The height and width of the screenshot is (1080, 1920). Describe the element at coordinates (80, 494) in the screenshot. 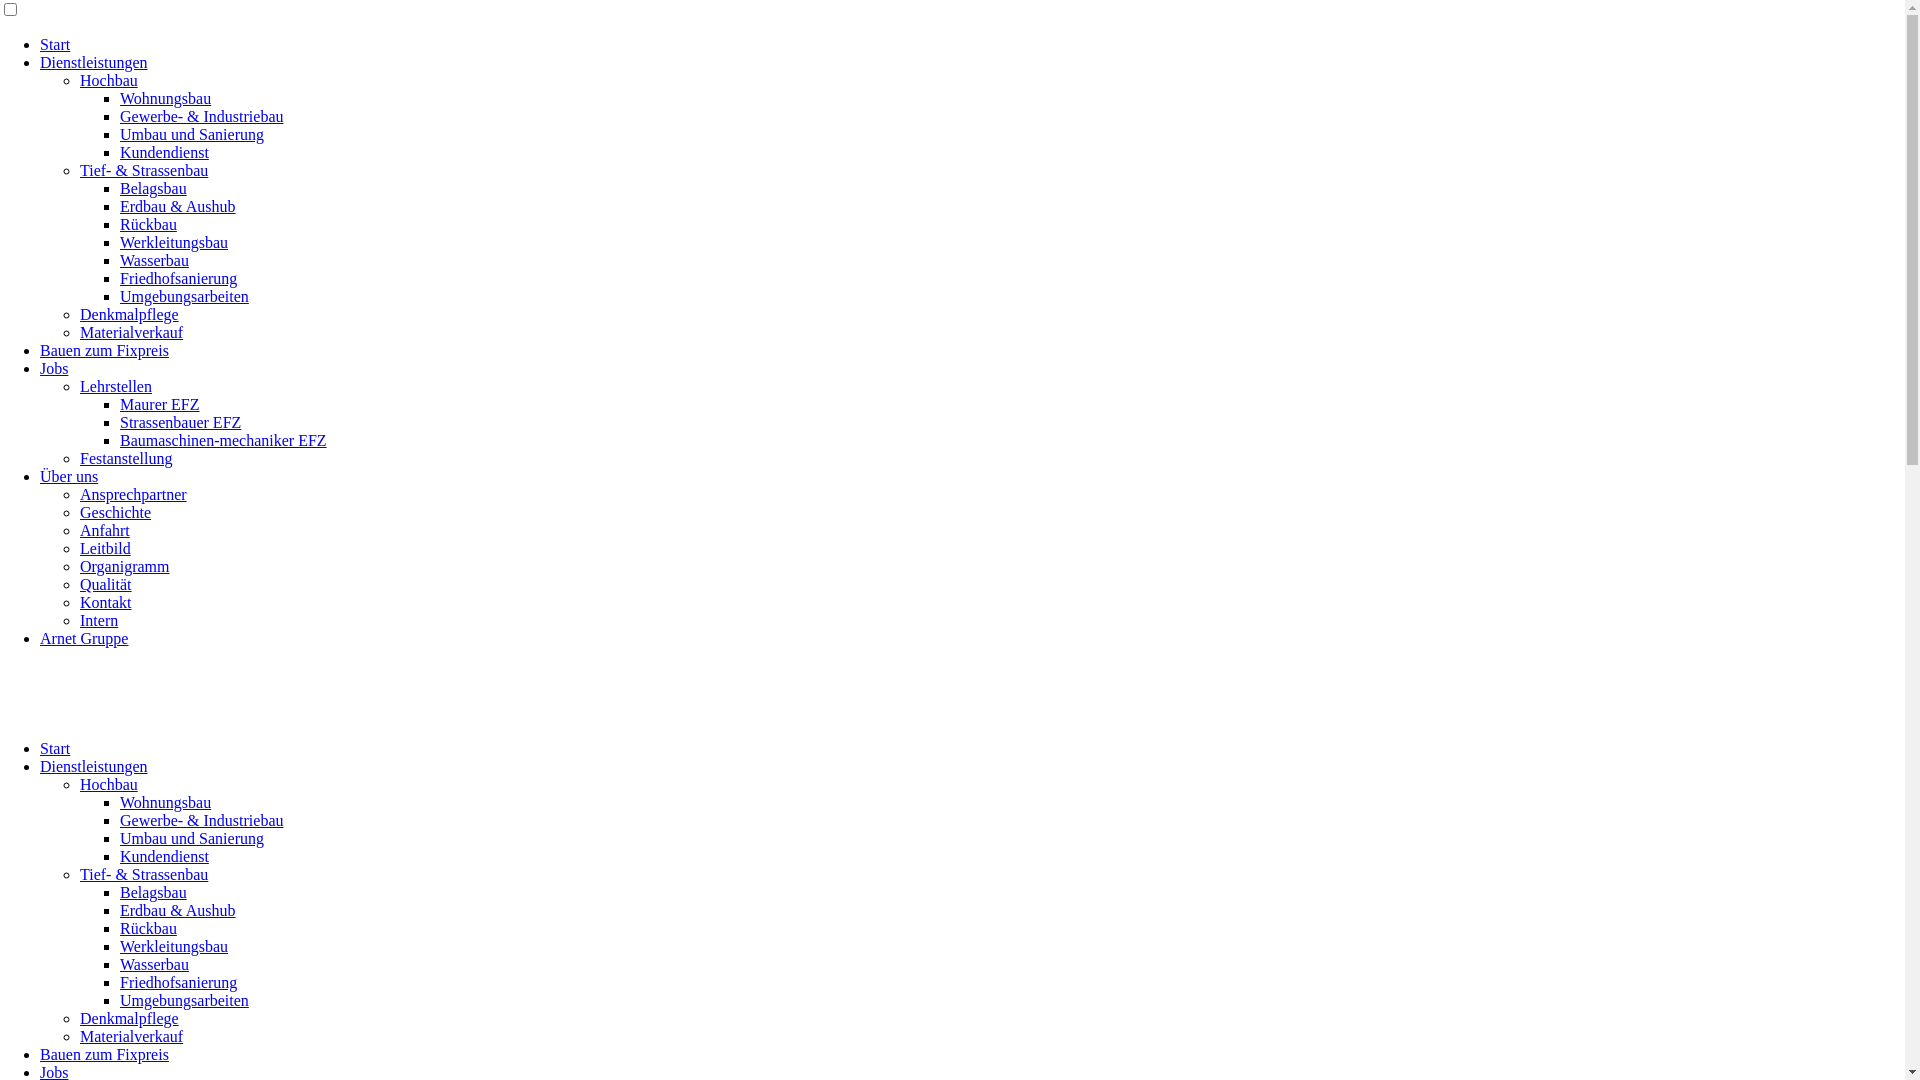

I see `'Ansprechpartner'` at that location.